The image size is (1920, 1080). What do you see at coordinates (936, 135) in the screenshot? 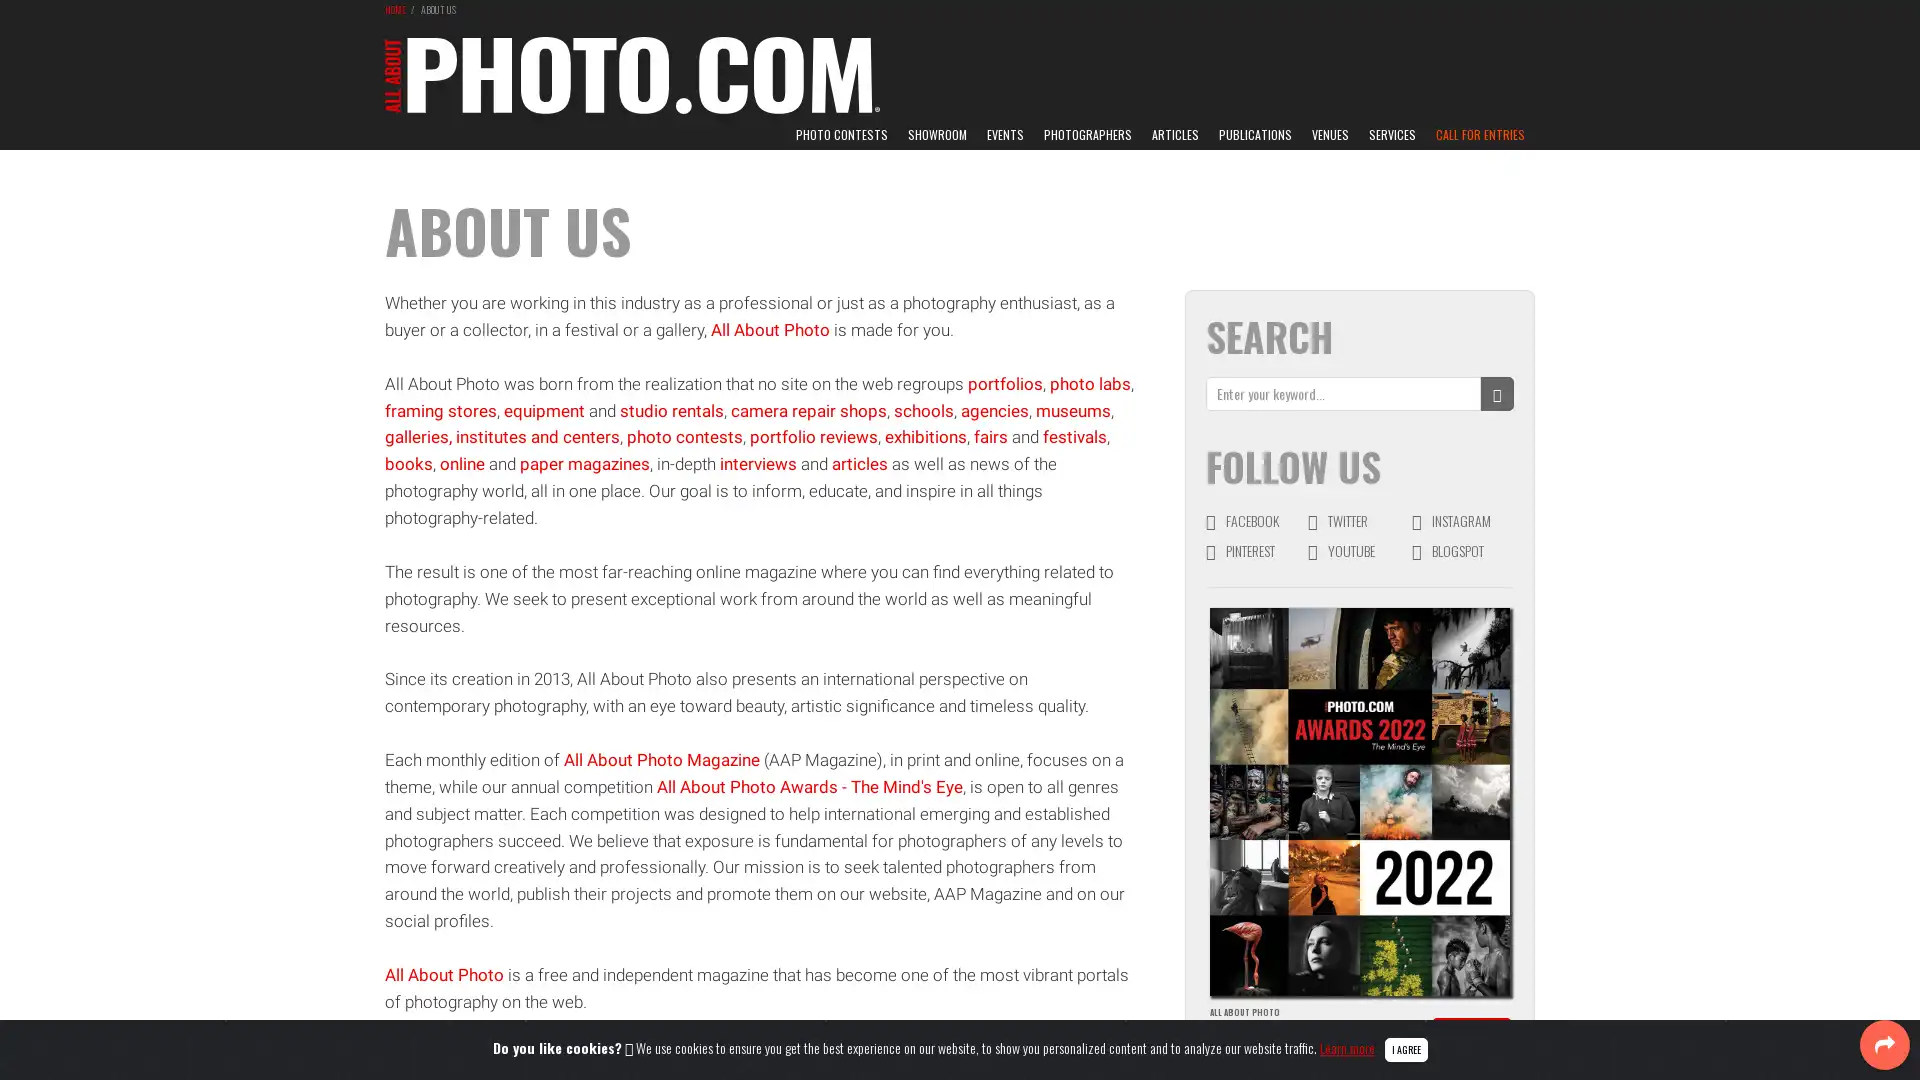
I see `SHOWROOM` at bounding box center [936, 135].